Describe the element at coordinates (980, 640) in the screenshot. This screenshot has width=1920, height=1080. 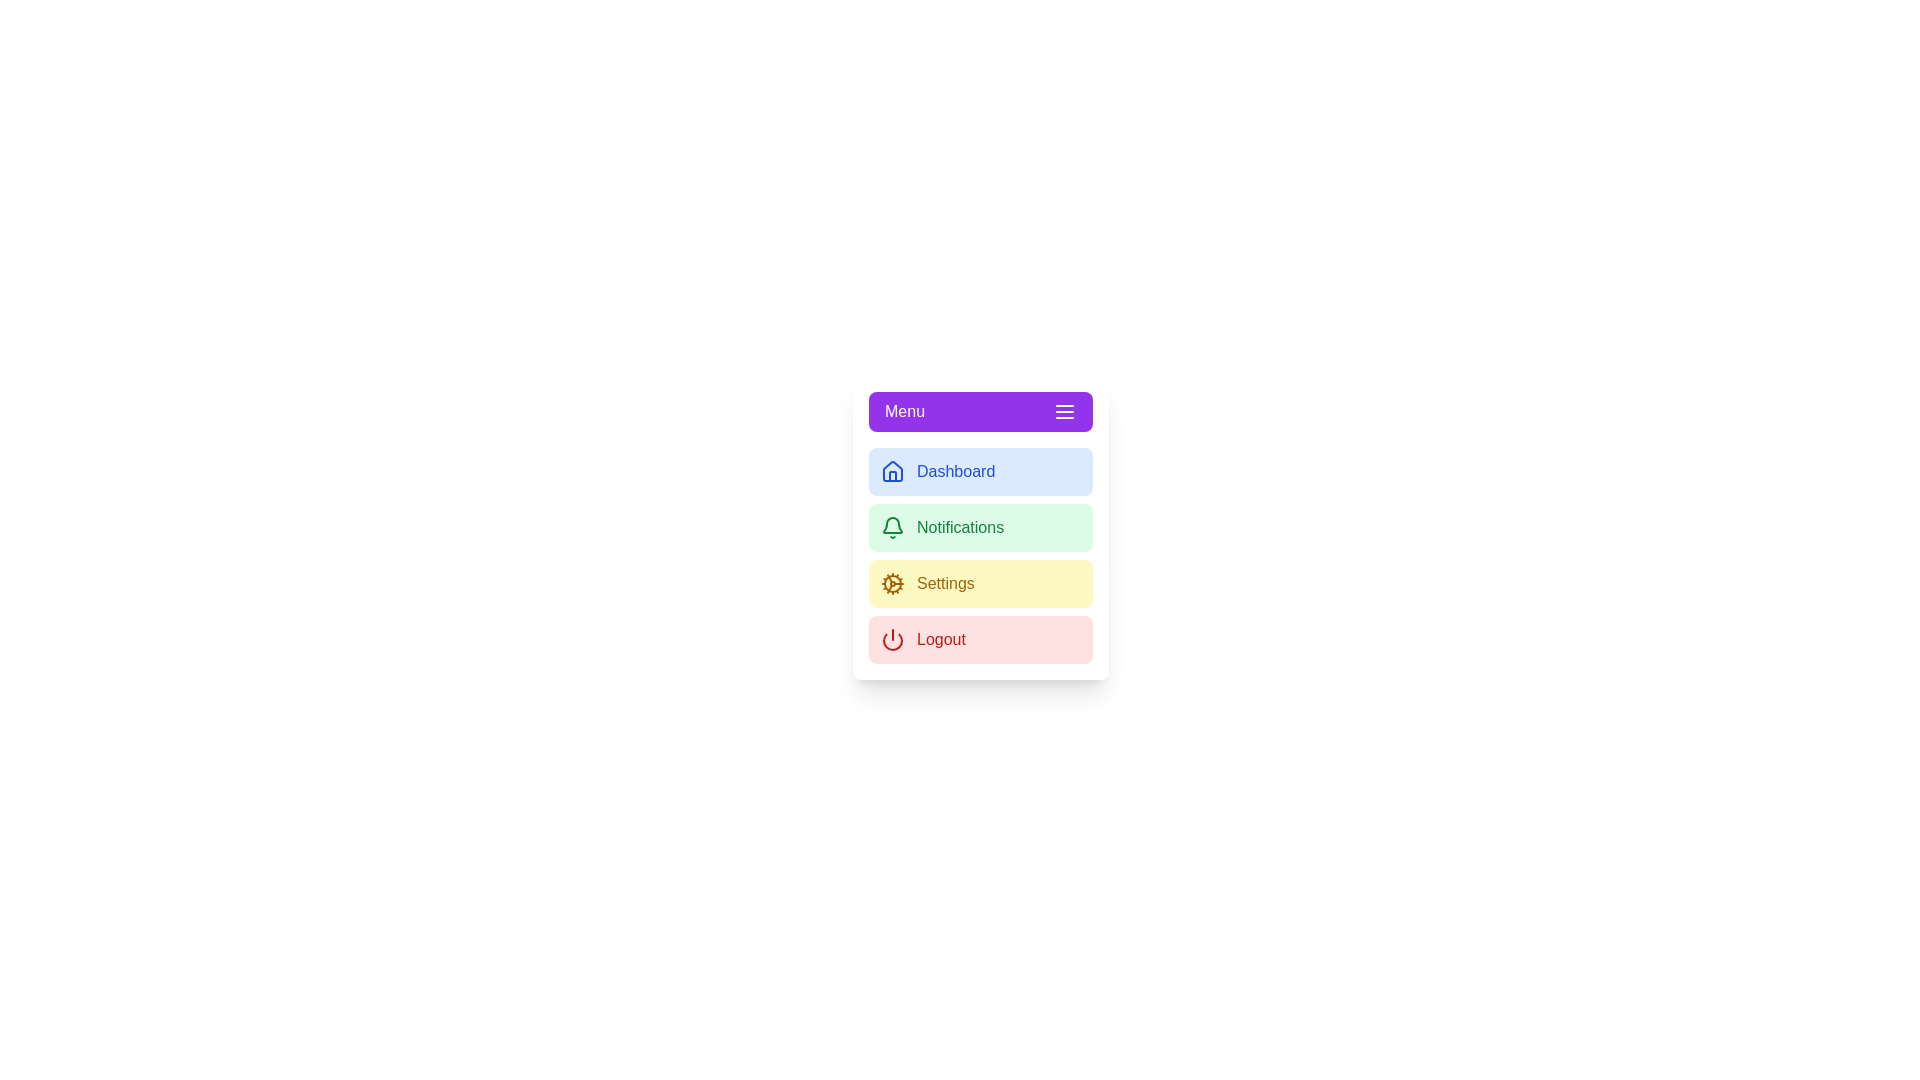
I see `the menu item Logout to observe its hover effect` at that location.